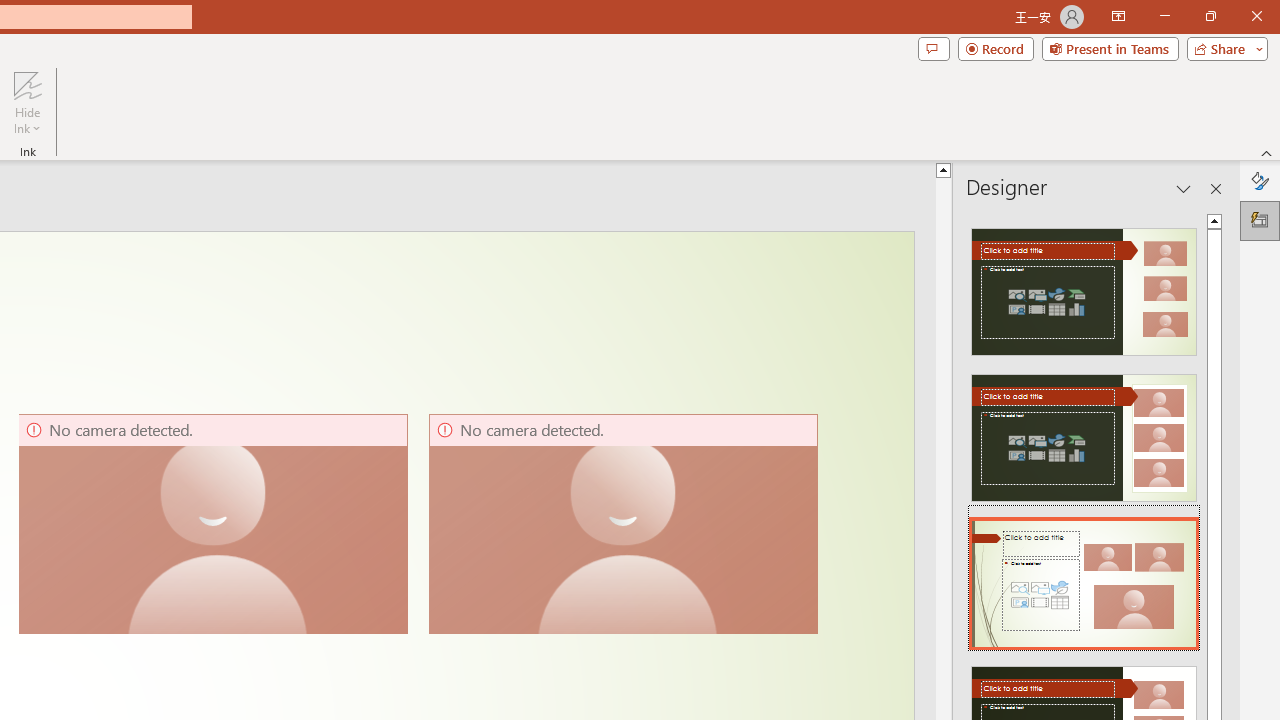 The width and height of the screenshot is (1280, 720). What do you see at coordinates (1083, 286) in the screenshot?
I see `'Recommended Design: Design Idea'` at bounding box center [1083, 286].